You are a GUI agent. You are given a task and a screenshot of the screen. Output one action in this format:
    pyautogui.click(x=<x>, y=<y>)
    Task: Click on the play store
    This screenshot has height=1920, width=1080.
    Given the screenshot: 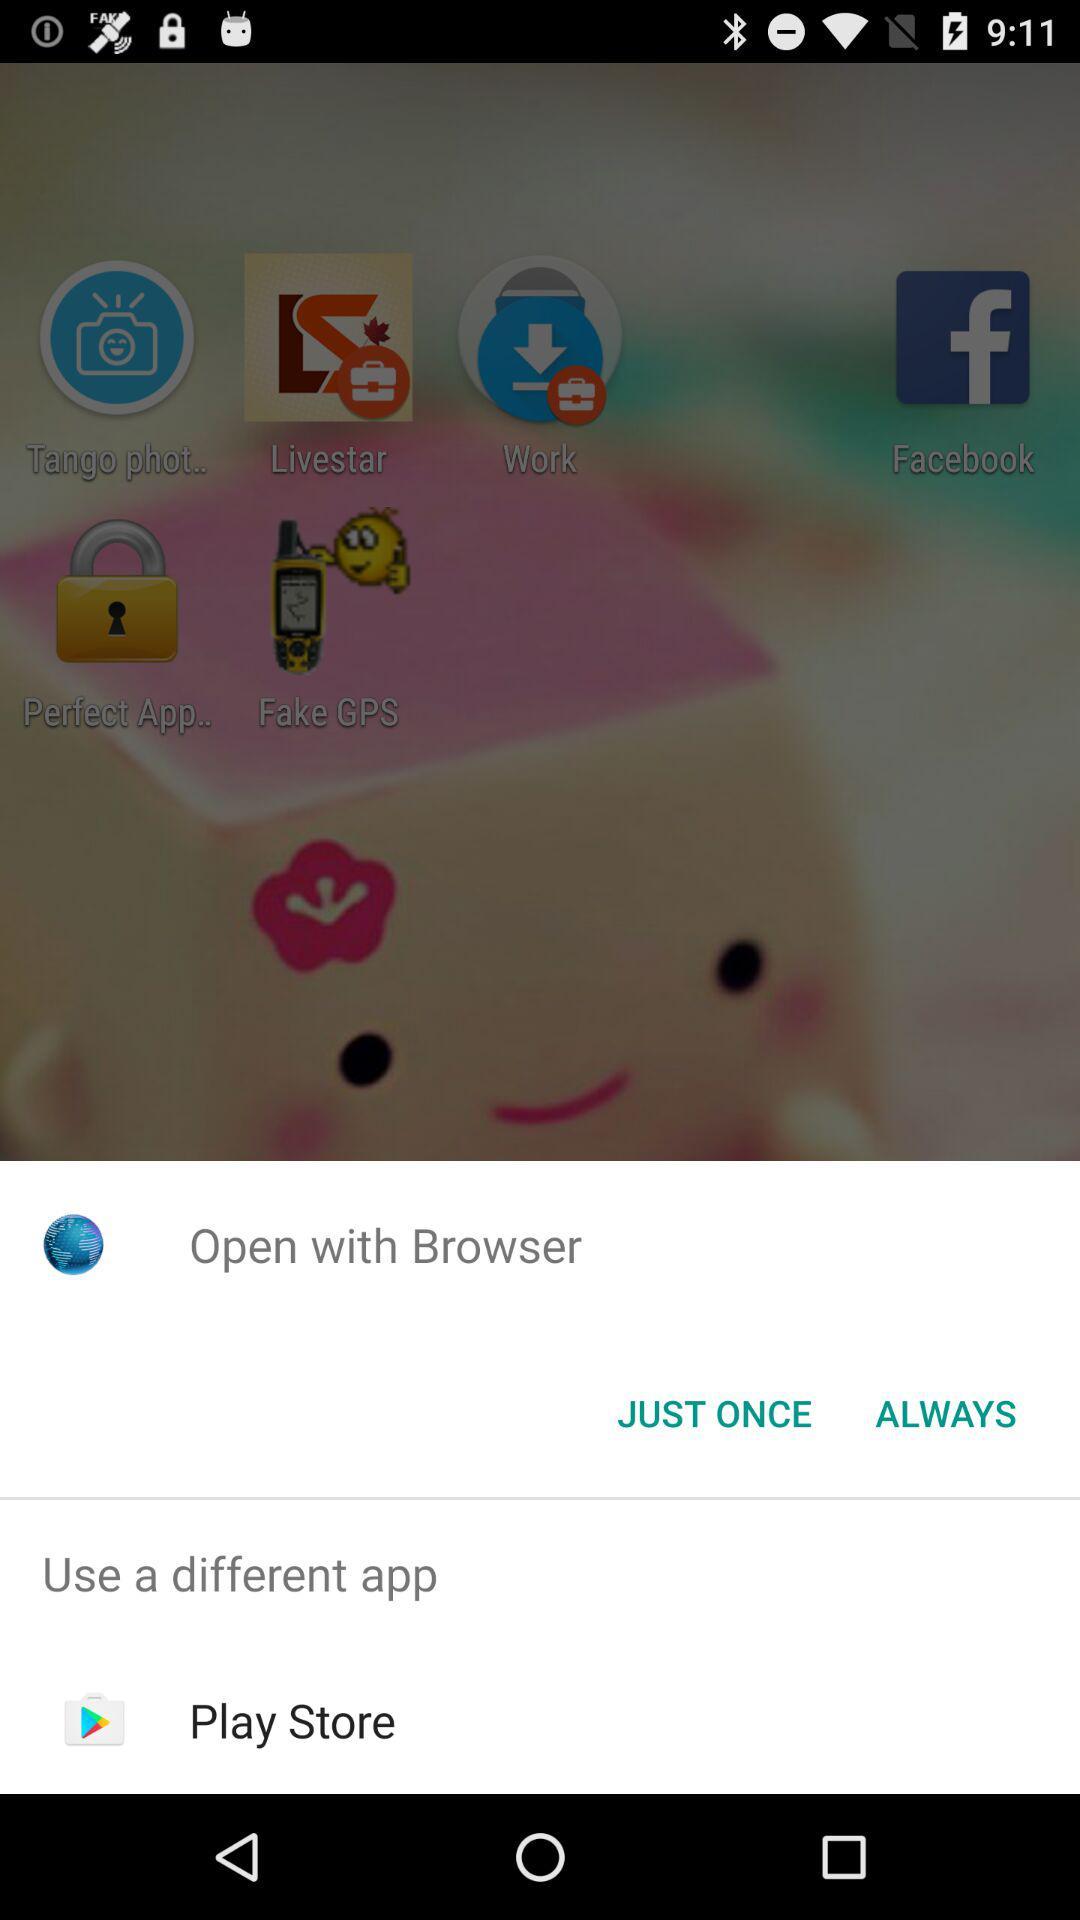 What is the action you would take?
    pyautogui.click(x=292, y=1719)
    